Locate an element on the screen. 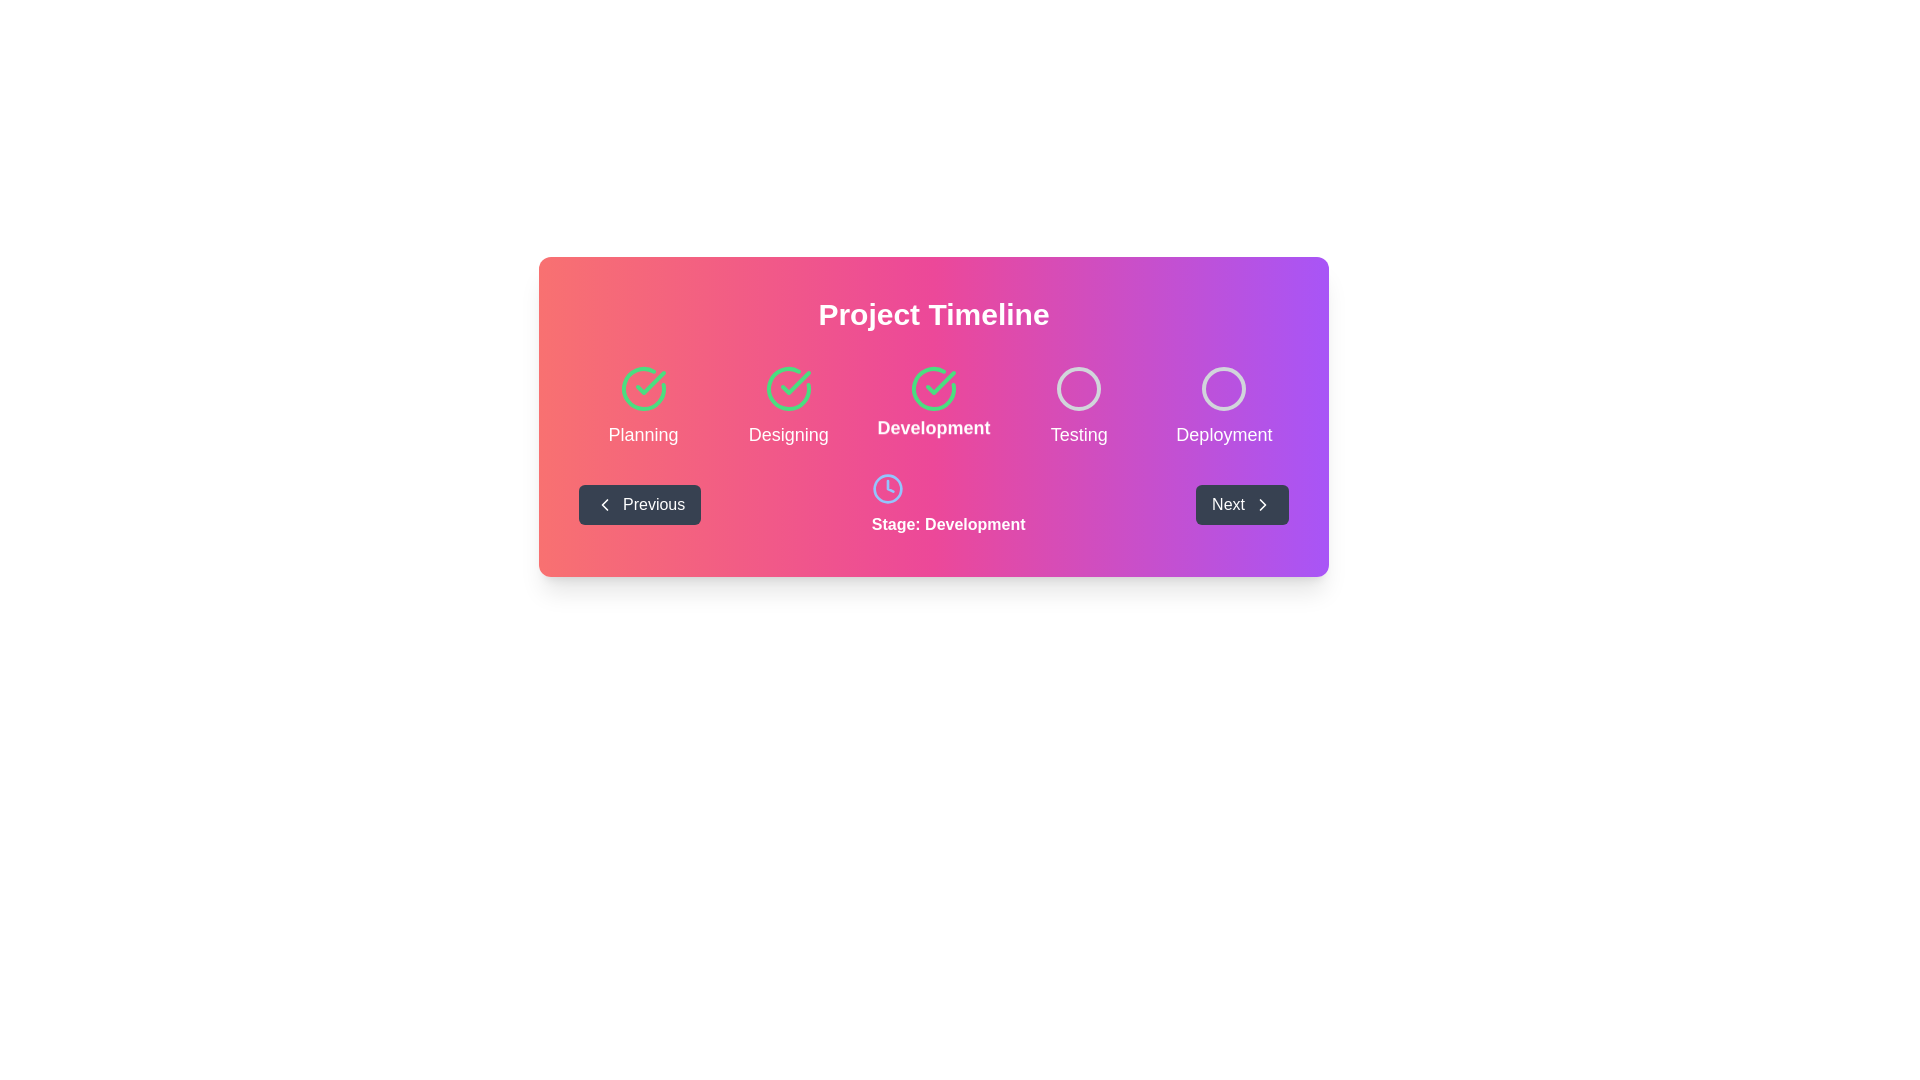 Image resolution: width=1920 pixels, height=1080 pixels. the central SVG Circle of the outlined clock icon, which is located in the second row of icons in the interface is located at coordinates (886, 489).